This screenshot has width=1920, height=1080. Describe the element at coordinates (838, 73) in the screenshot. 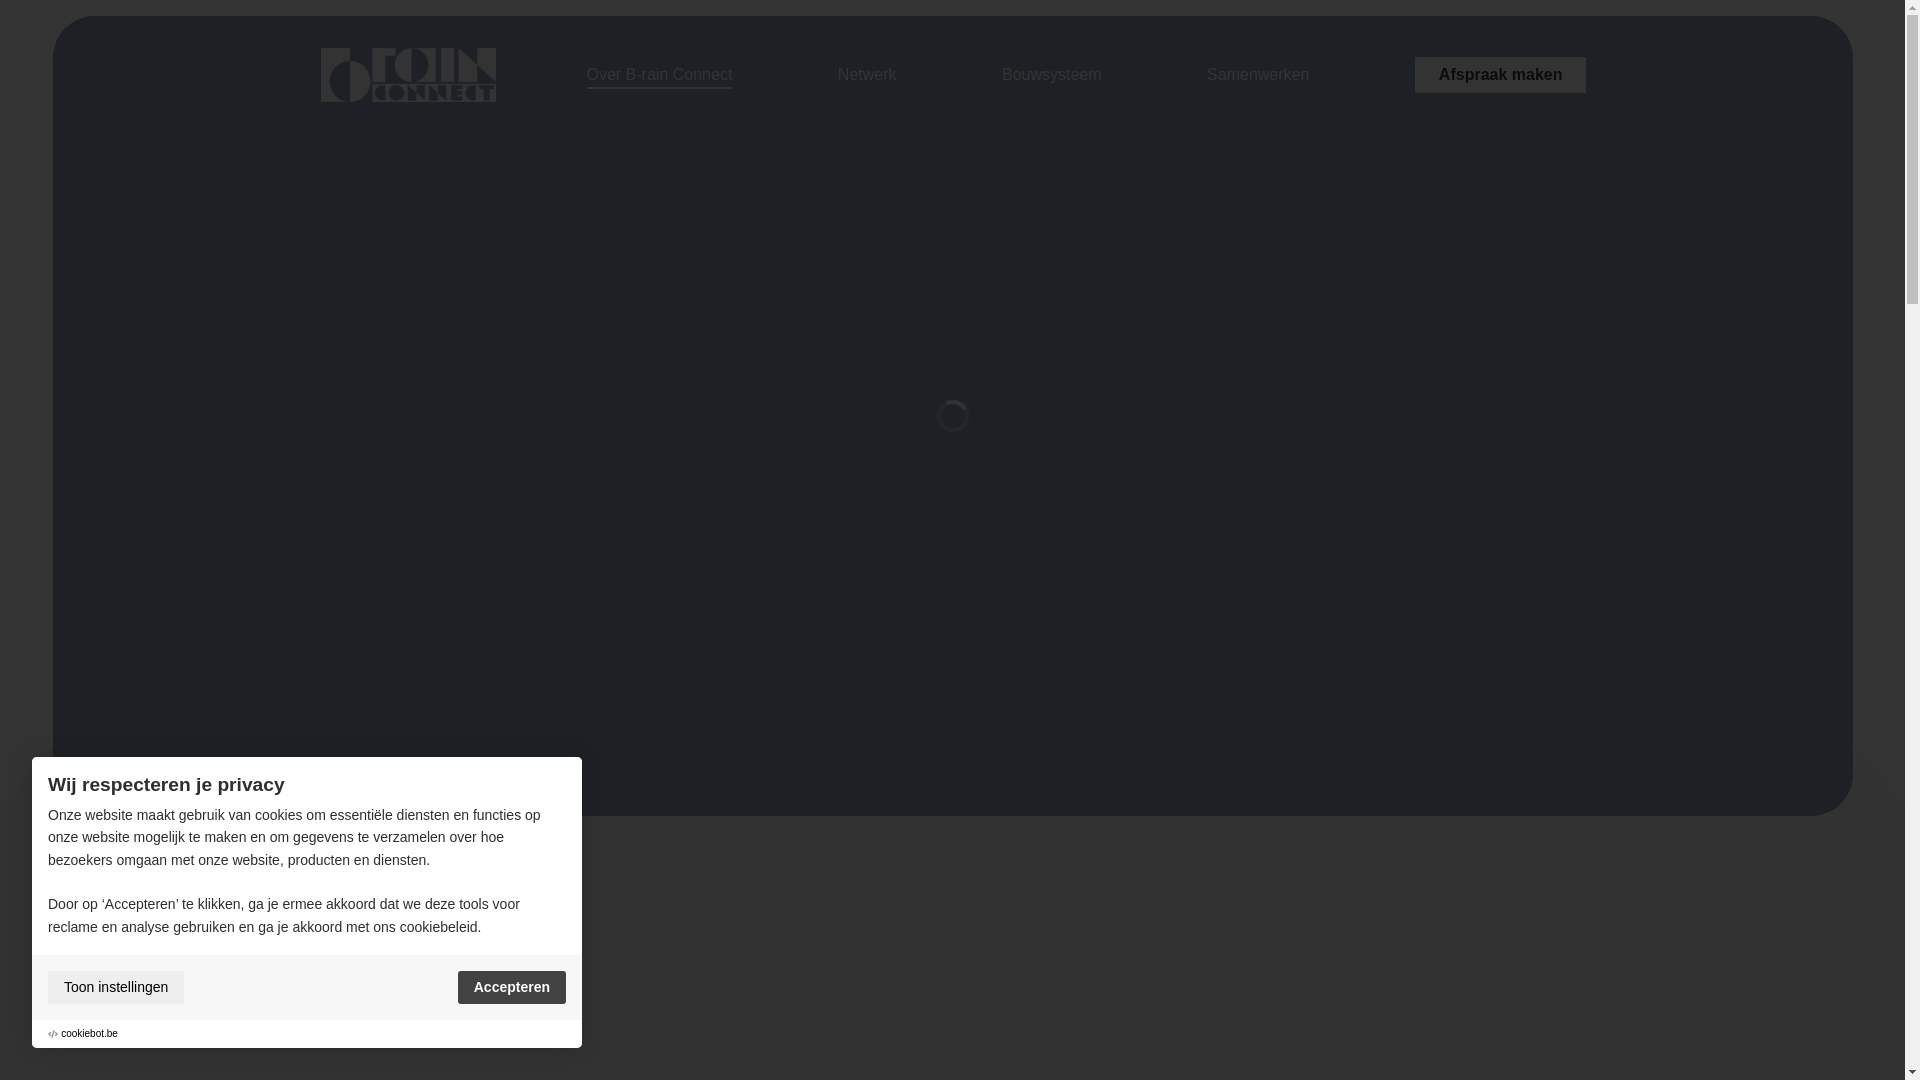

I see `'Netwerk'` at that location.